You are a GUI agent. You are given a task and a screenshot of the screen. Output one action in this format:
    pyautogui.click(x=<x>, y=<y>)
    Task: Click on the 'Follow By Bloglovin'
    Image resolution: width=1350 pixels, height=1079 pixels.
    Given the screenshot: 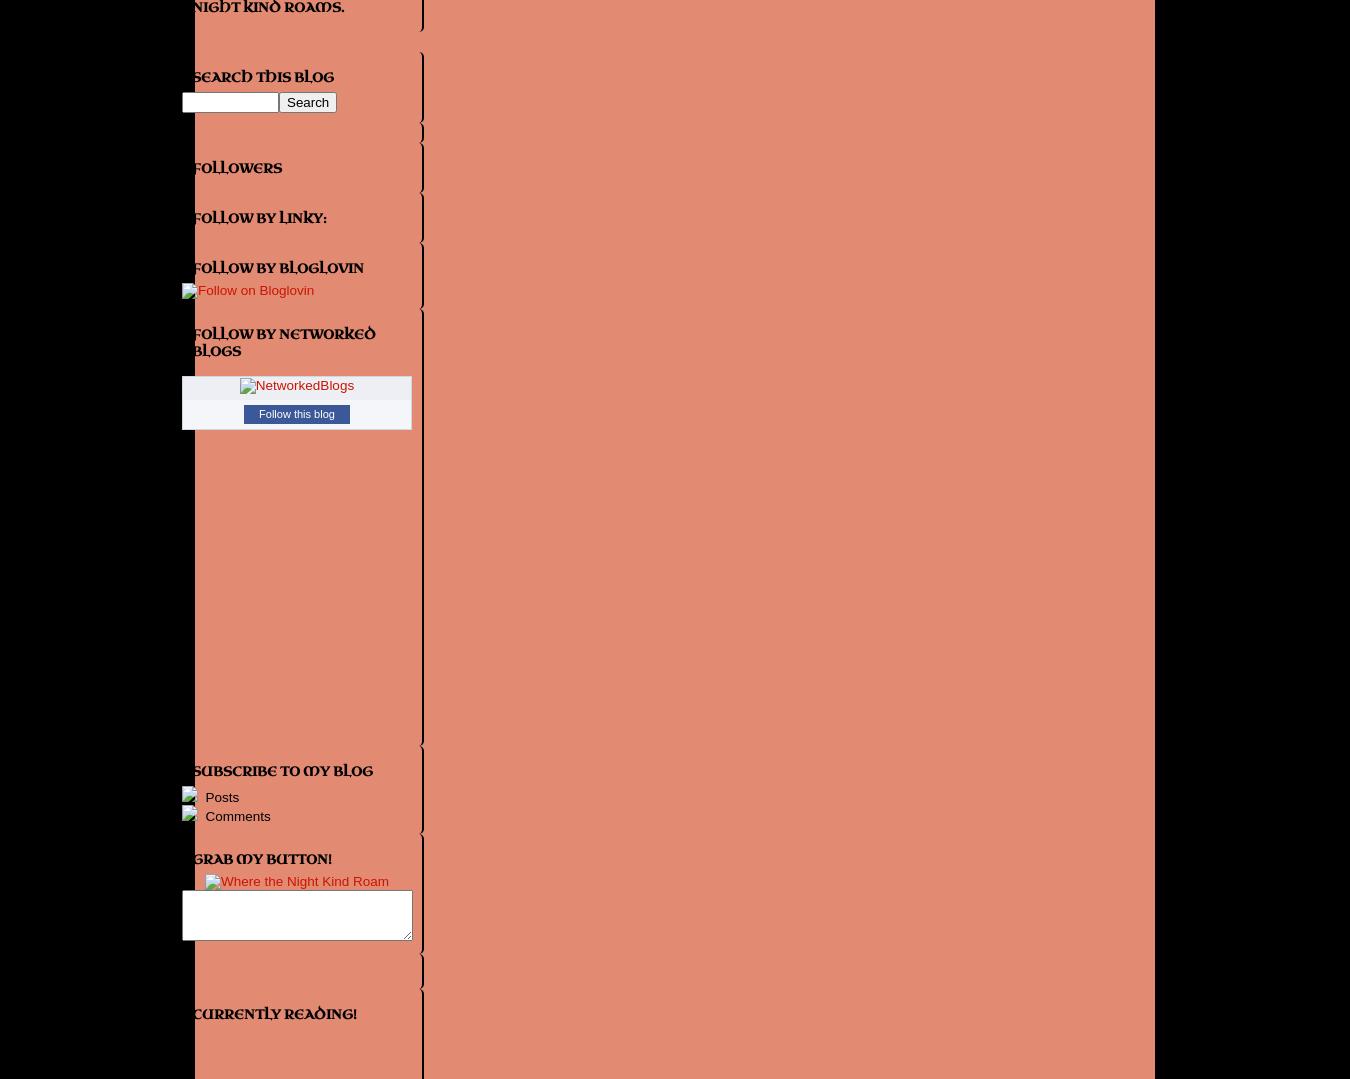 What is the action you would take?
    pyautogui.click(x=276, y=267)
    